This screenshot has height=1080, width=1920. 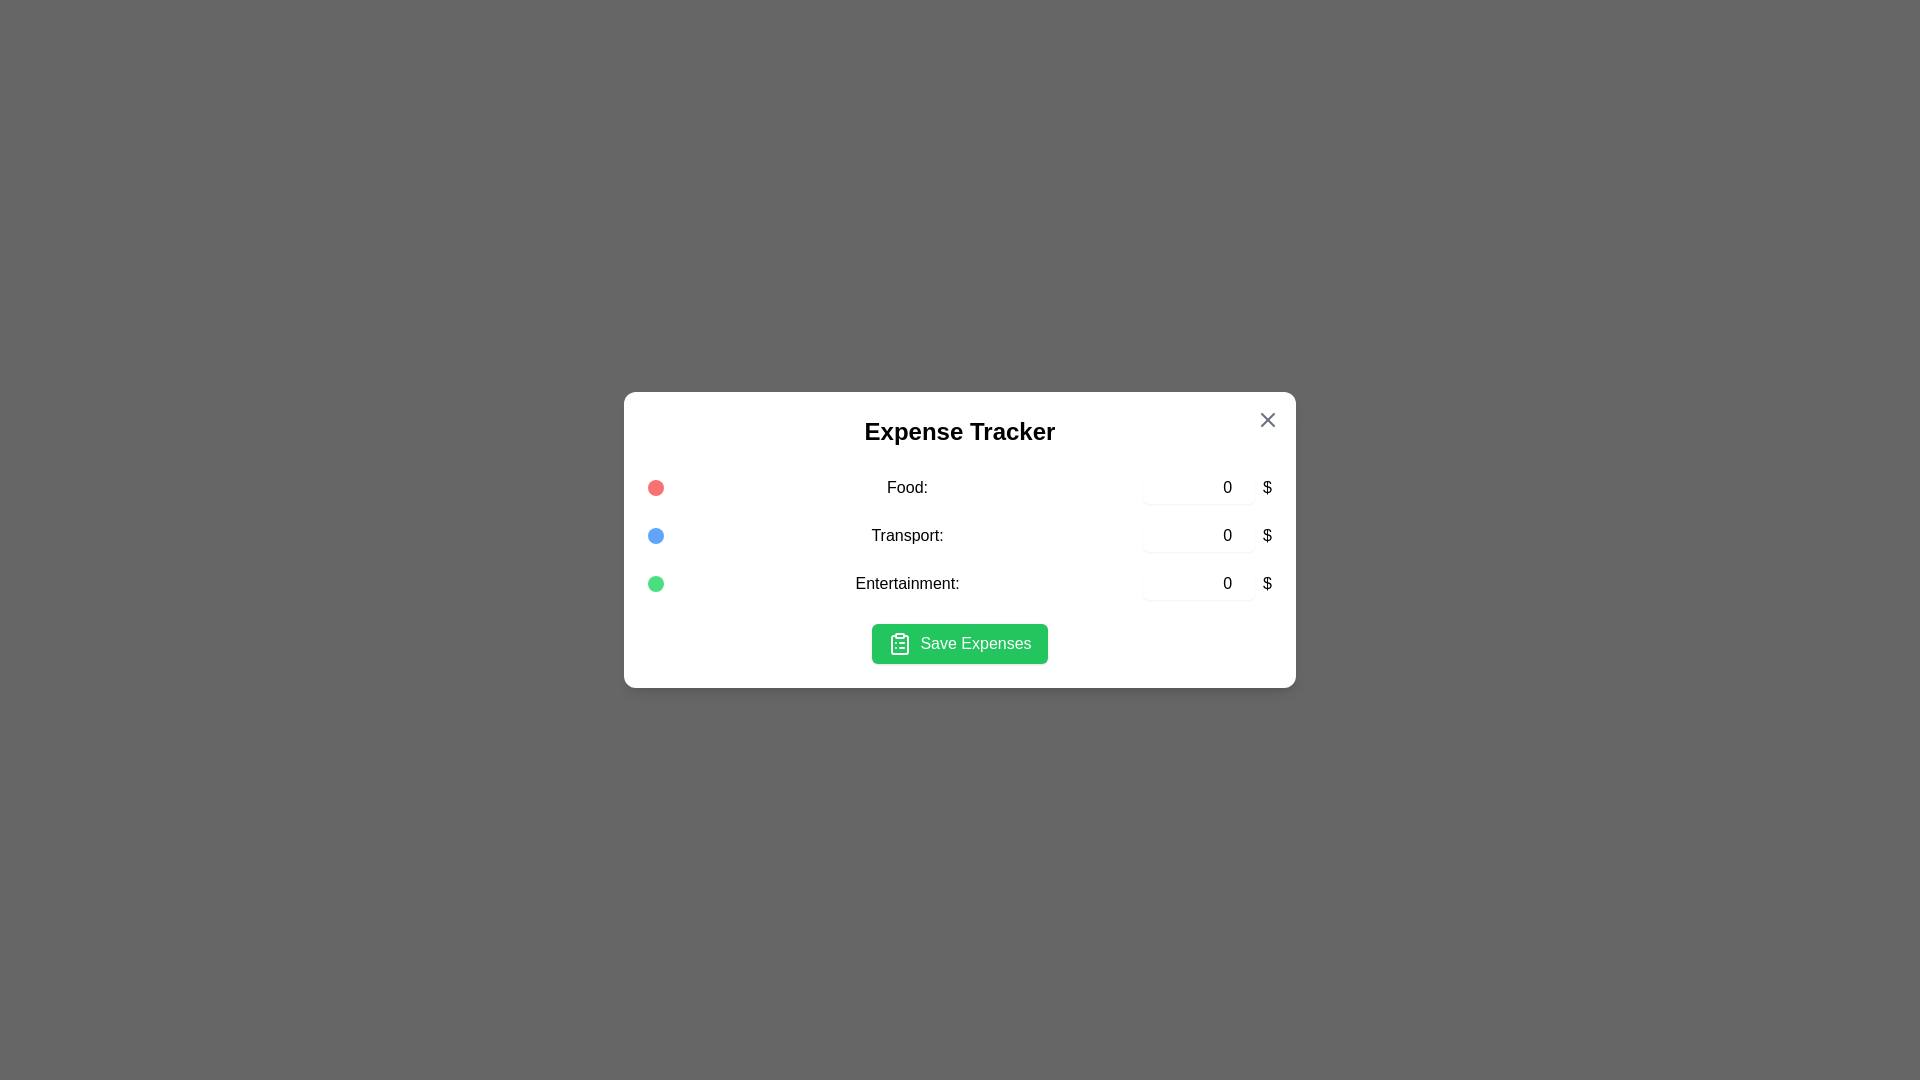 I want to click on the expense amount for the 'Food' category to 3884, so click(x=1199, y=488).